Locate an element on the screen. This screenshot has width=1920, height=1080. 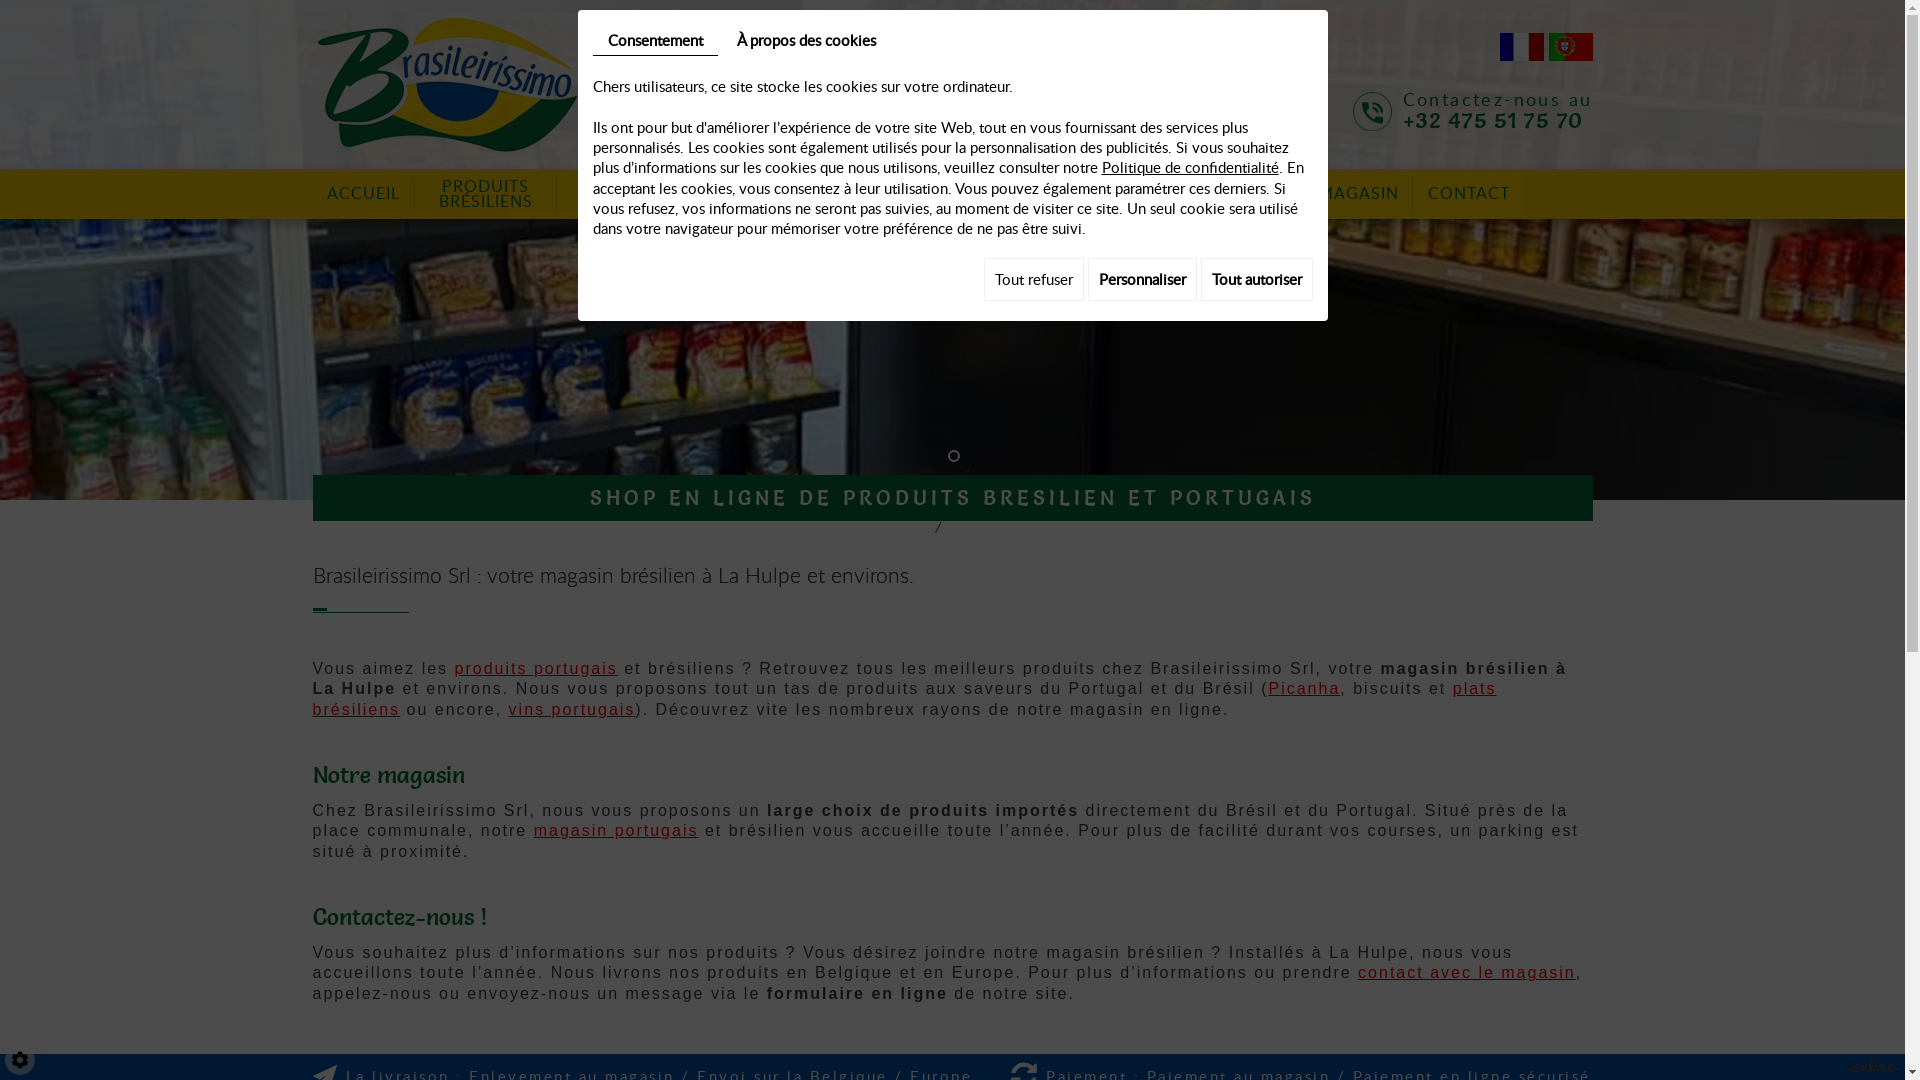
'CONTACT' is located at coordinates (1468, 193).